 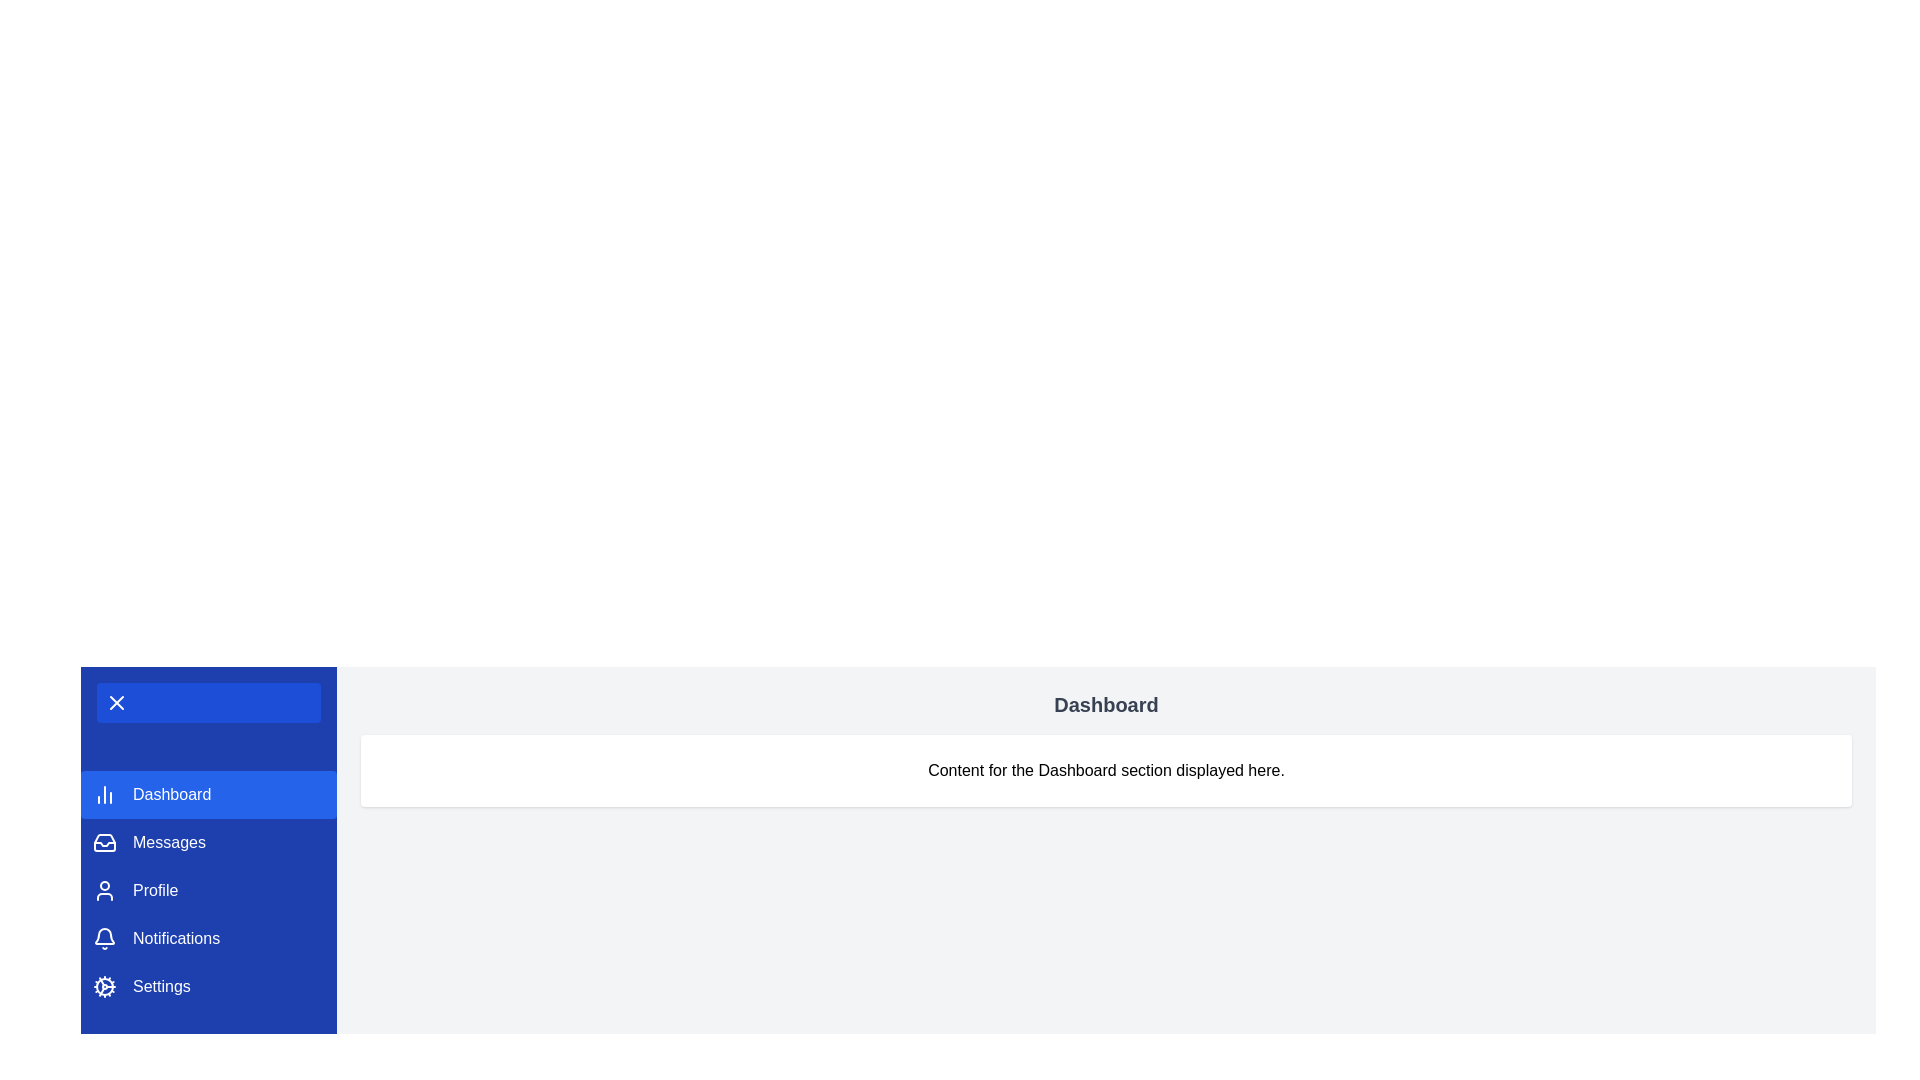 I want to click on the Close/Dismiss icon located in the top-left corner of the user interface, embedded within the sidebar area above the navigation menu, so click(x=115, y=701).